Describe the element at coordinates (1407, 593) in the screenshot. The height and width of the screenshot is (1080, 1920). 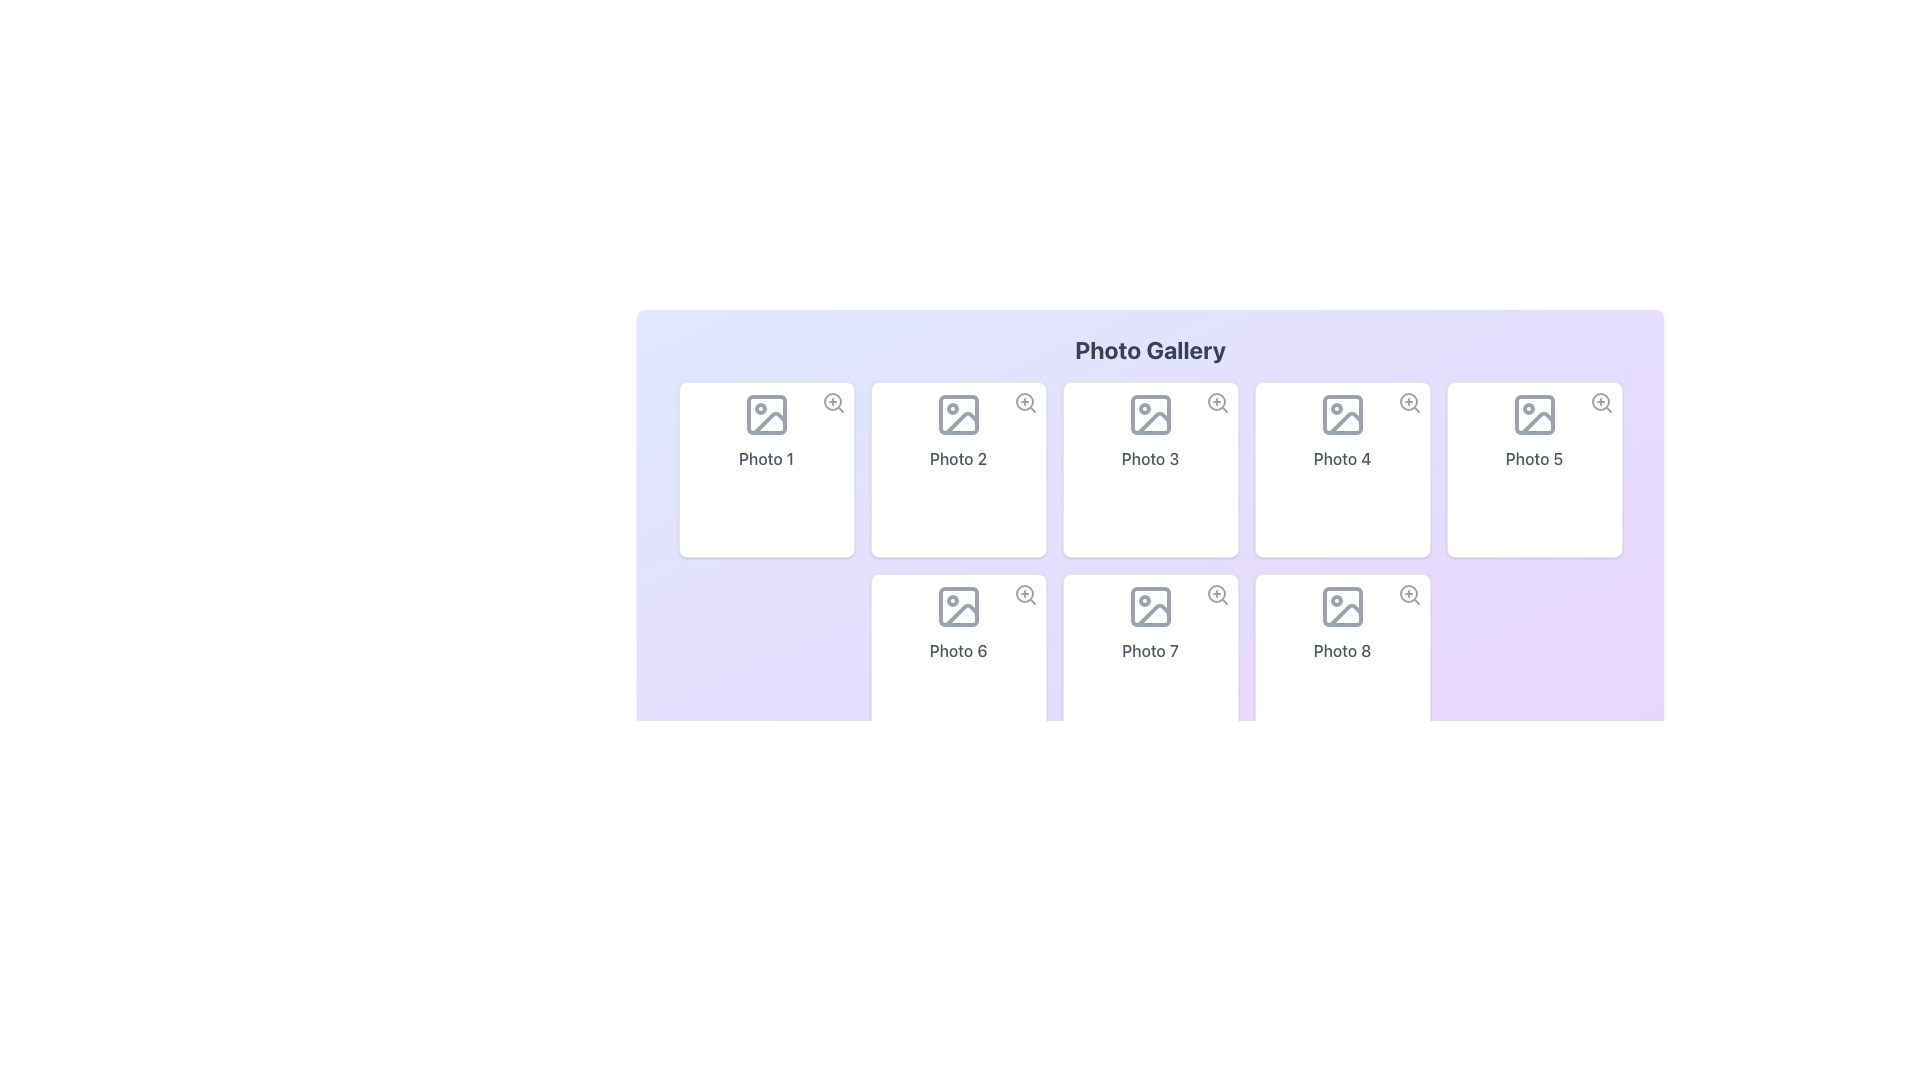
I see `the circular part of the zoom-in icon related to the item labeled 'Photo 8' in the bottom-right corner of the photo gallery` at that location.